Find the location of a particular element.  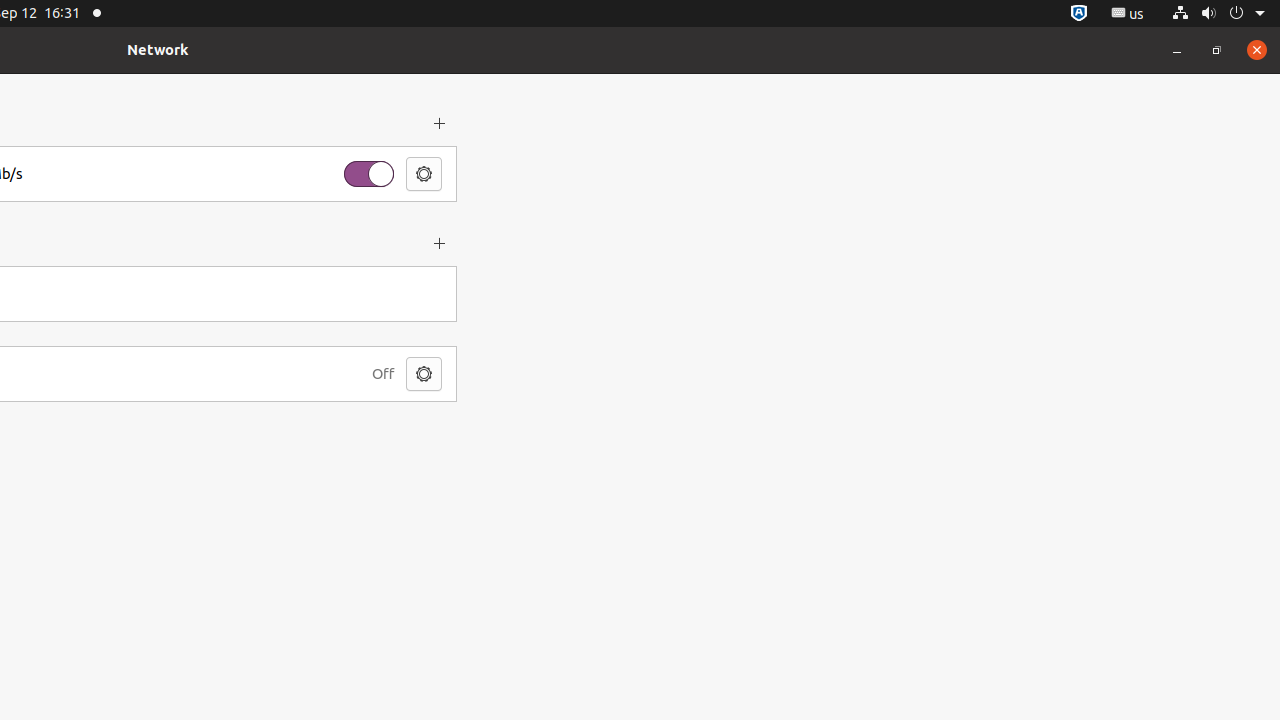

'Close' is located at coordinates (1255, 48).